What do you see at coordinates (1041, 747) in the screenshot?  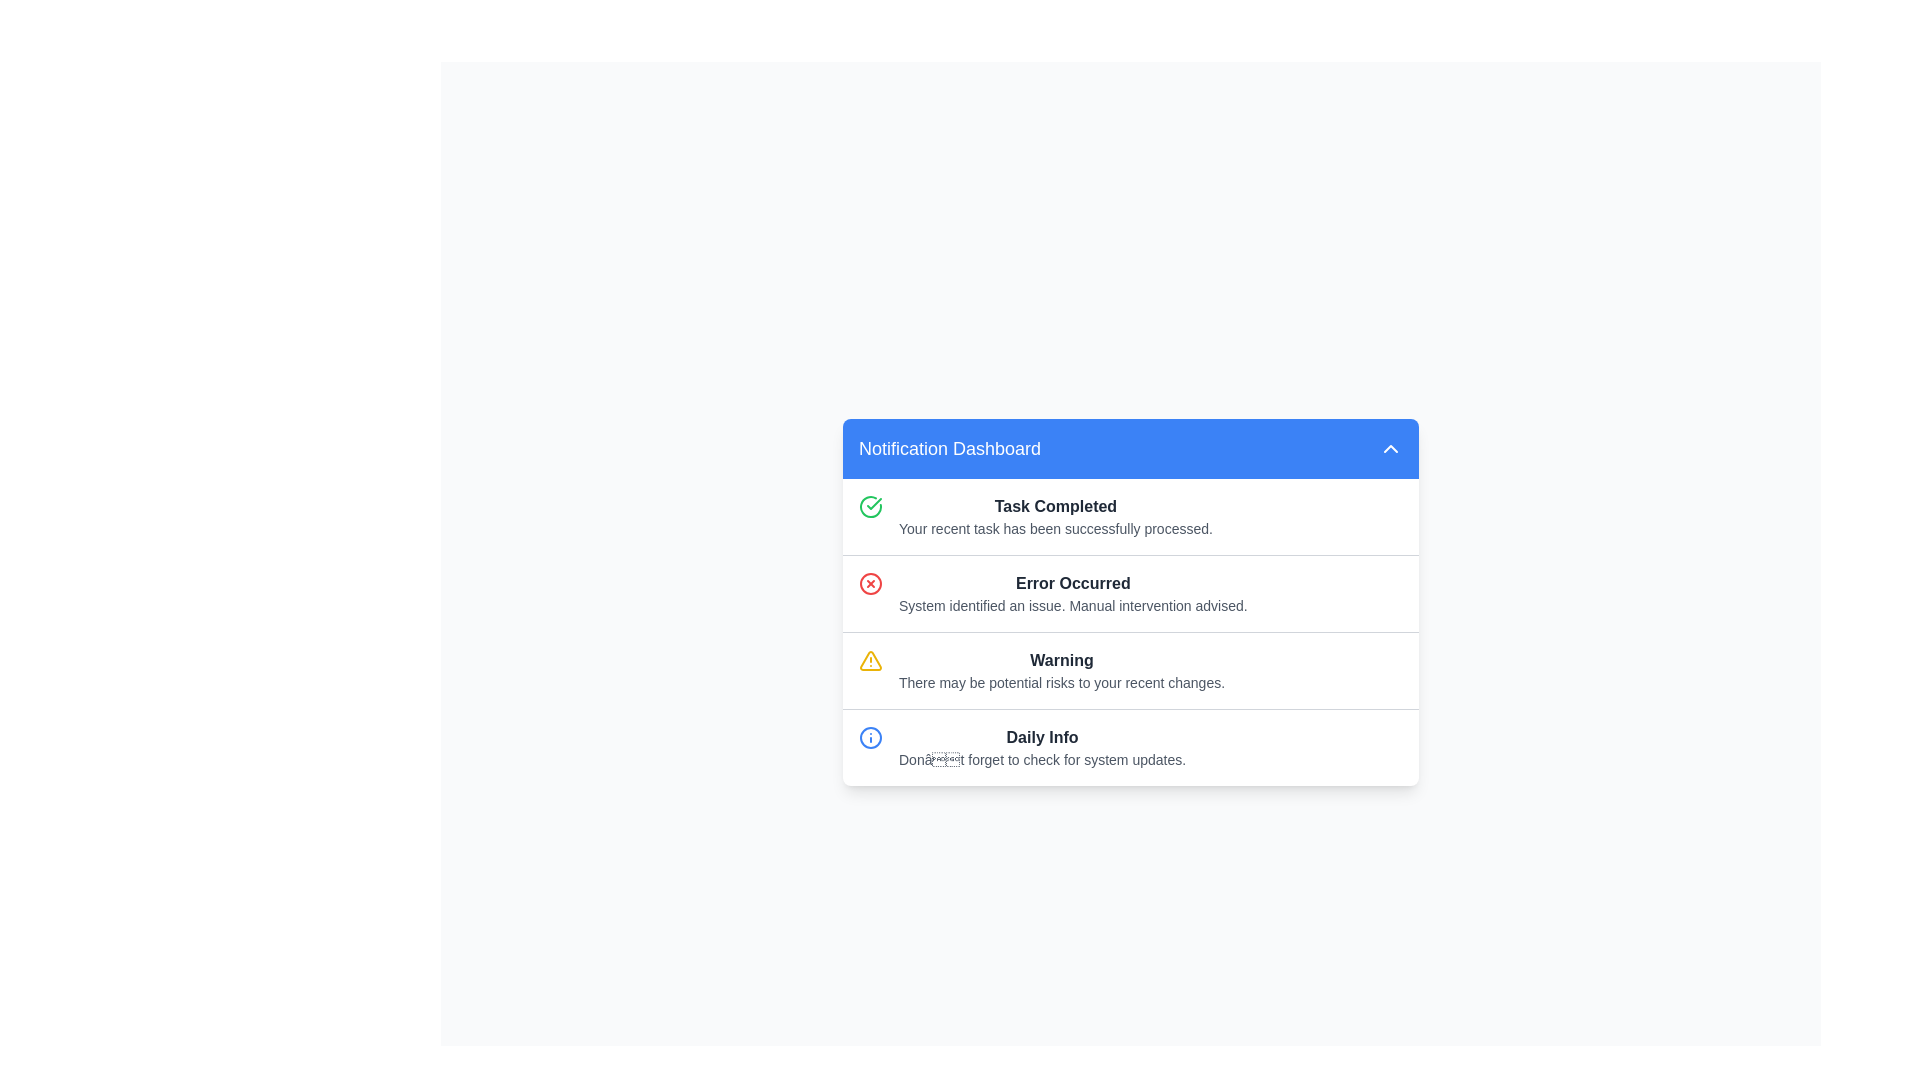 I see `the informational Text block located at the bottom of the 'Notification Dashboard' panel, which reminds users about checking system updates` at bounding box center [1041, 747].